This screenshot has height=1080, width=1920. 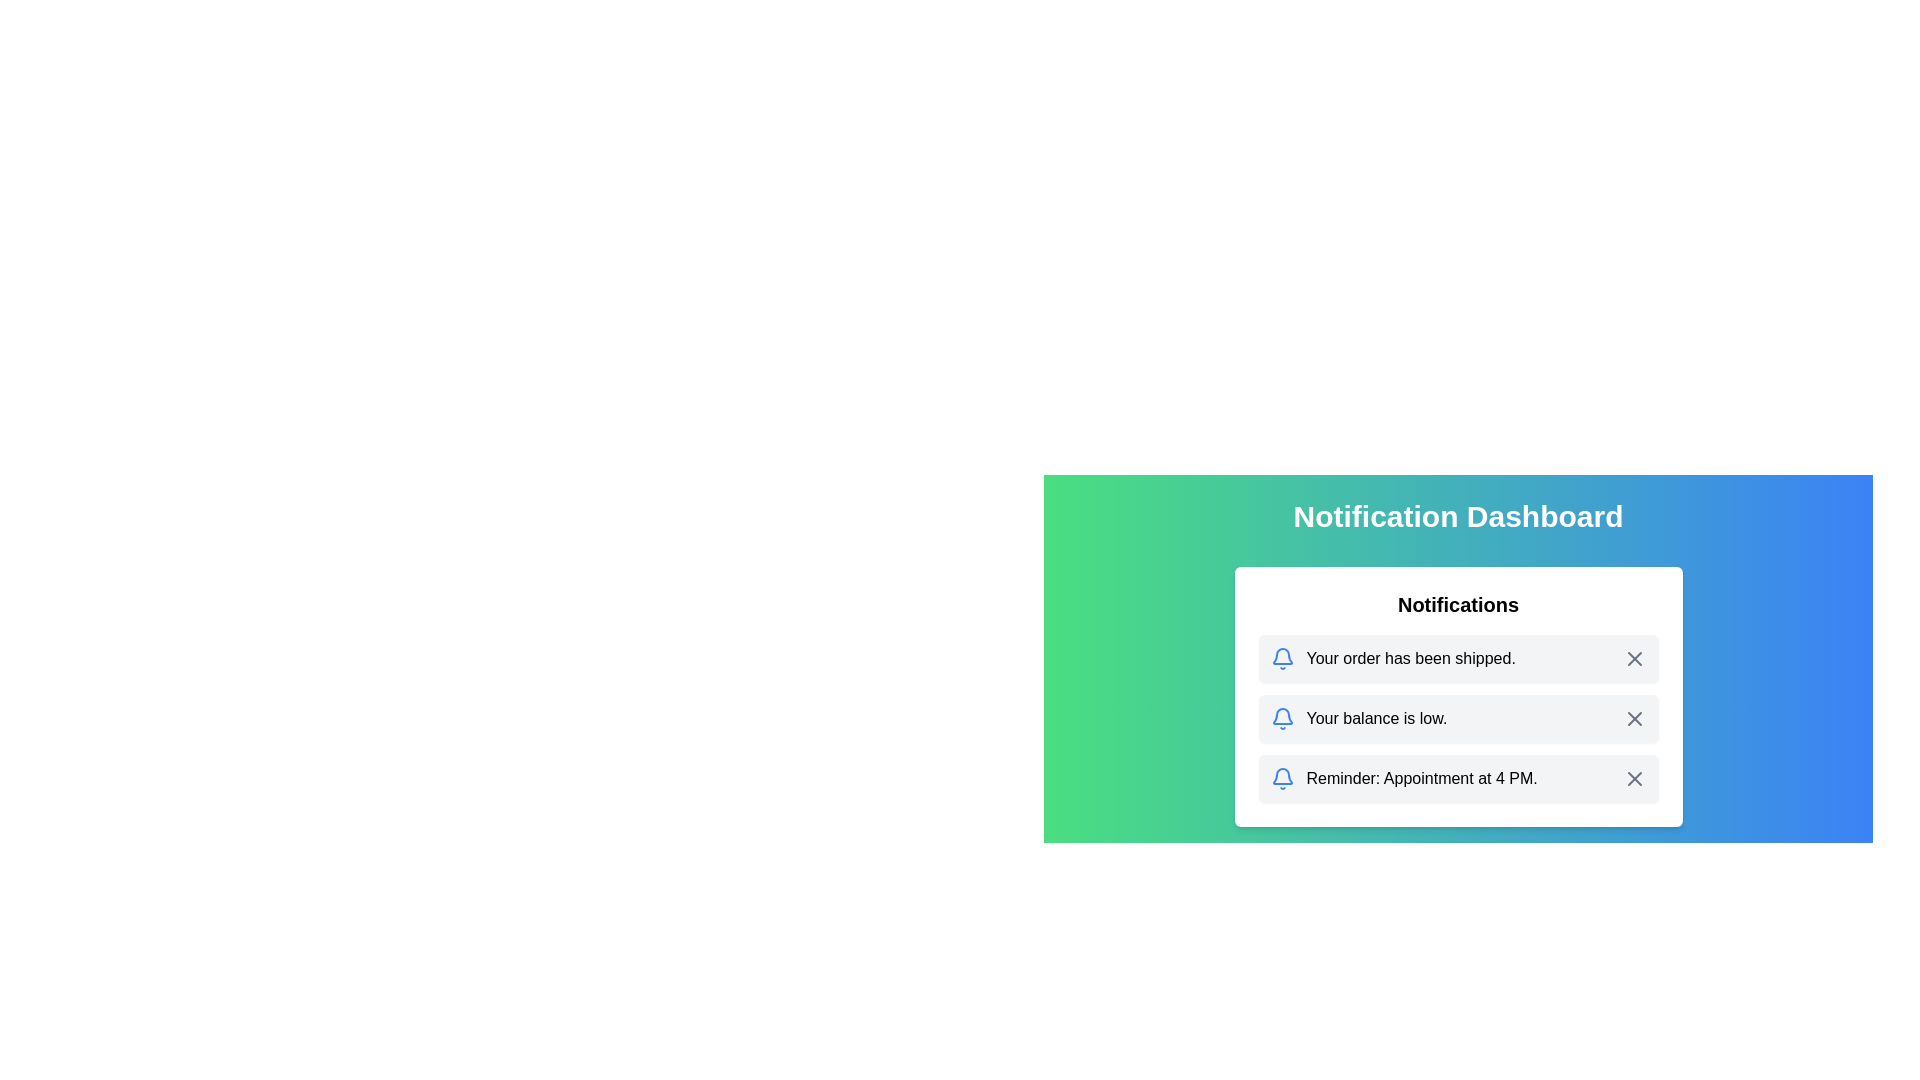 What do you see at coordinates (1458, 778) in the screenshot?
I see `notification item with the bell icon and the text 'Reminder: Appointment at 4 PM.' located in the Notifications section of the dashboard` at bounding box center [1458, 778].